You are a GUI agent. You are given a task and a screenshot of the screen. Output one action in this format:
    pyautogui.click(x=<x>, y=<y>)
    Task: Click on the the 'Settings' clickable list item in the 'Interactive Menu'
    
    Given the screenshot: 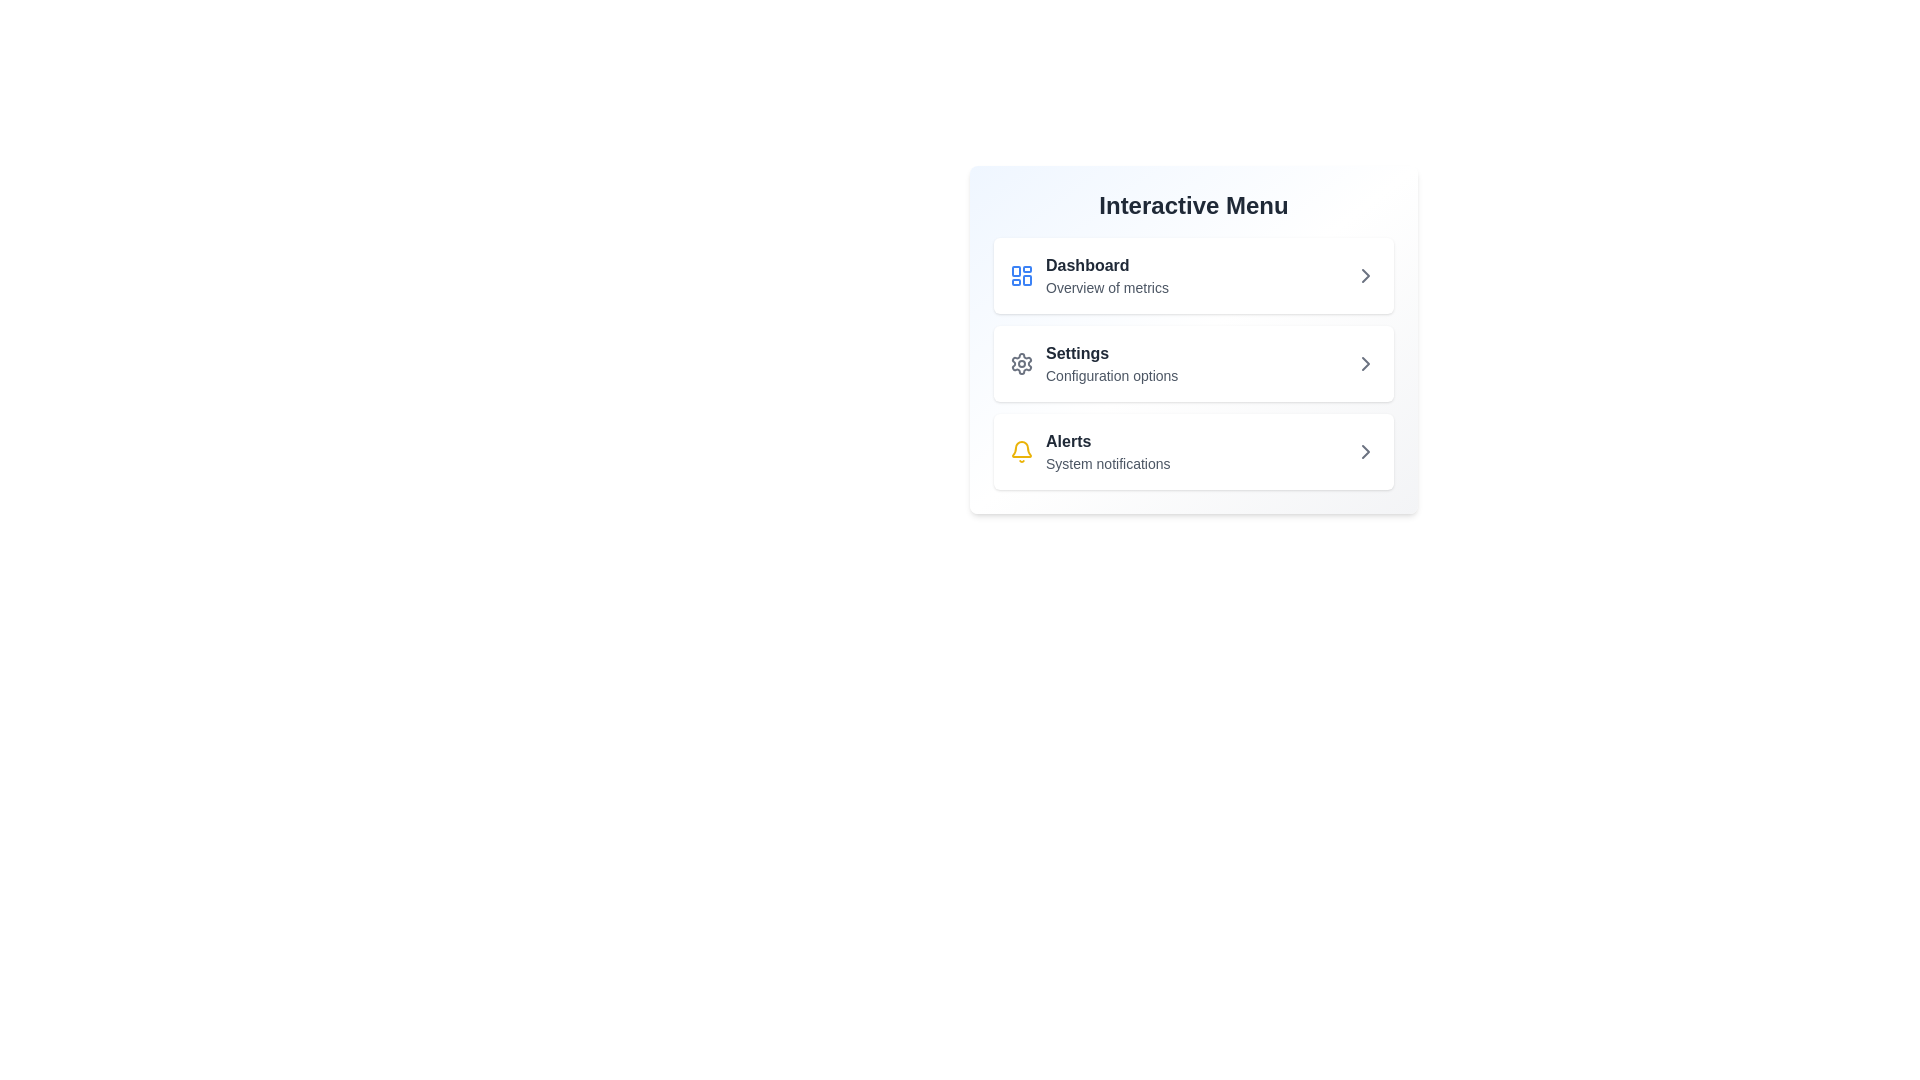 What is the action you would take?
    pyautogui.click(x=1194, y=363)
    